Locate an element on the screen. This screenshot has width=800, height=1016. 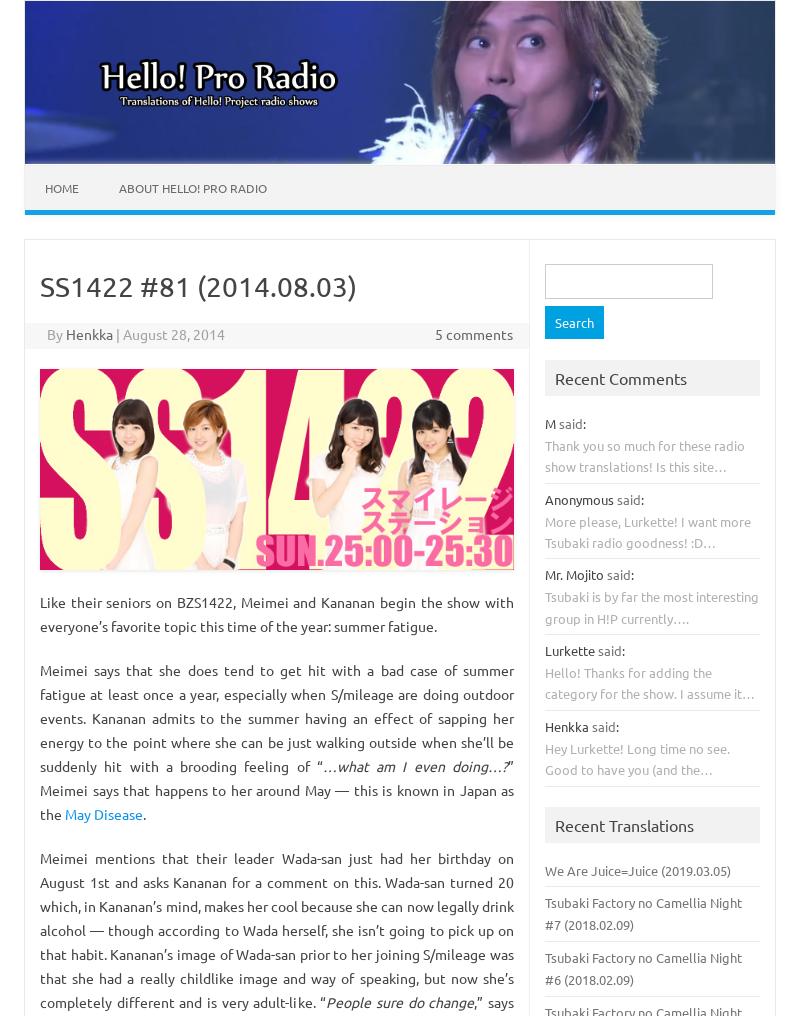
'Like their seniors on BZS1422, Meimei and Kananan begin the show with everyone’s favorite topic this time of the year: summer fatigue.' is located at coordinates (277, 613).